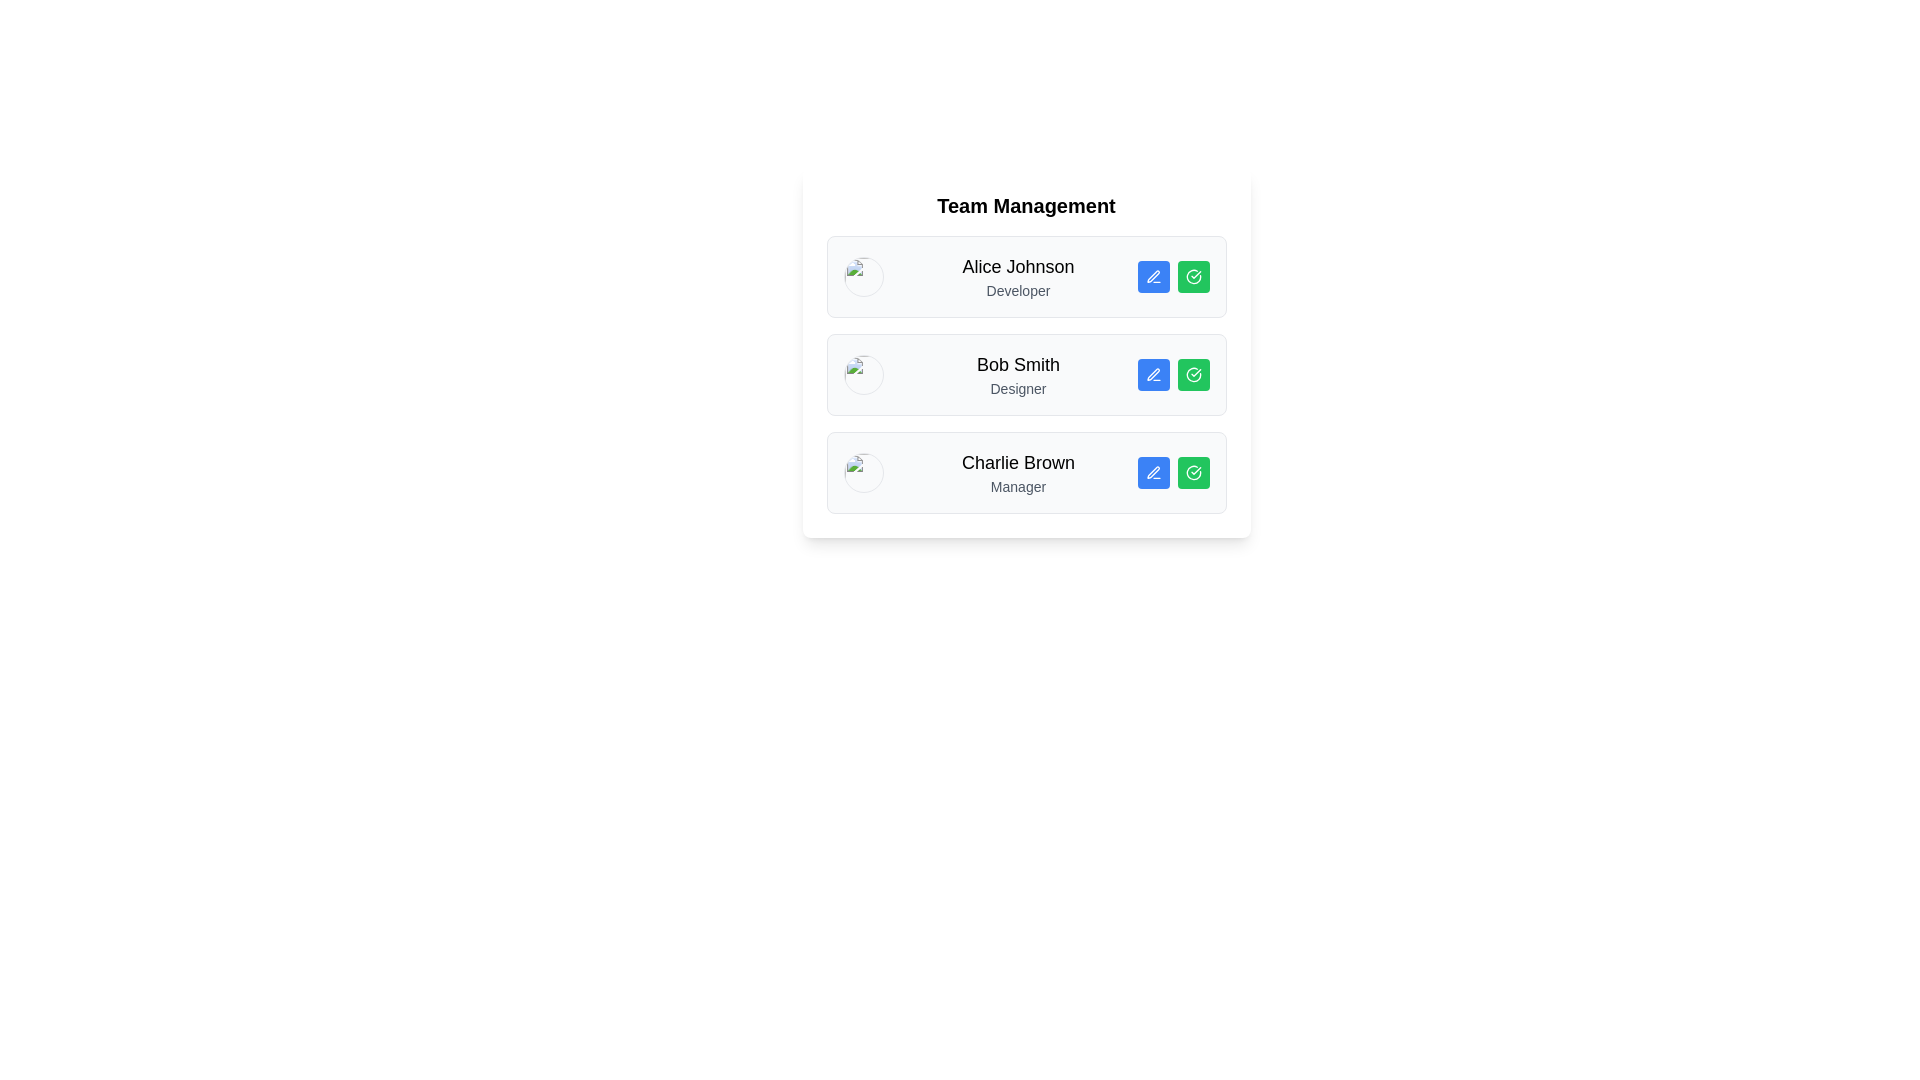  Describe the element at coordinates (1018, 486) in the screenshot. I see `the text label indicating the role 'Manager' for the person 'Charlie Brown', which is located directly below the name in the UI` at that location.